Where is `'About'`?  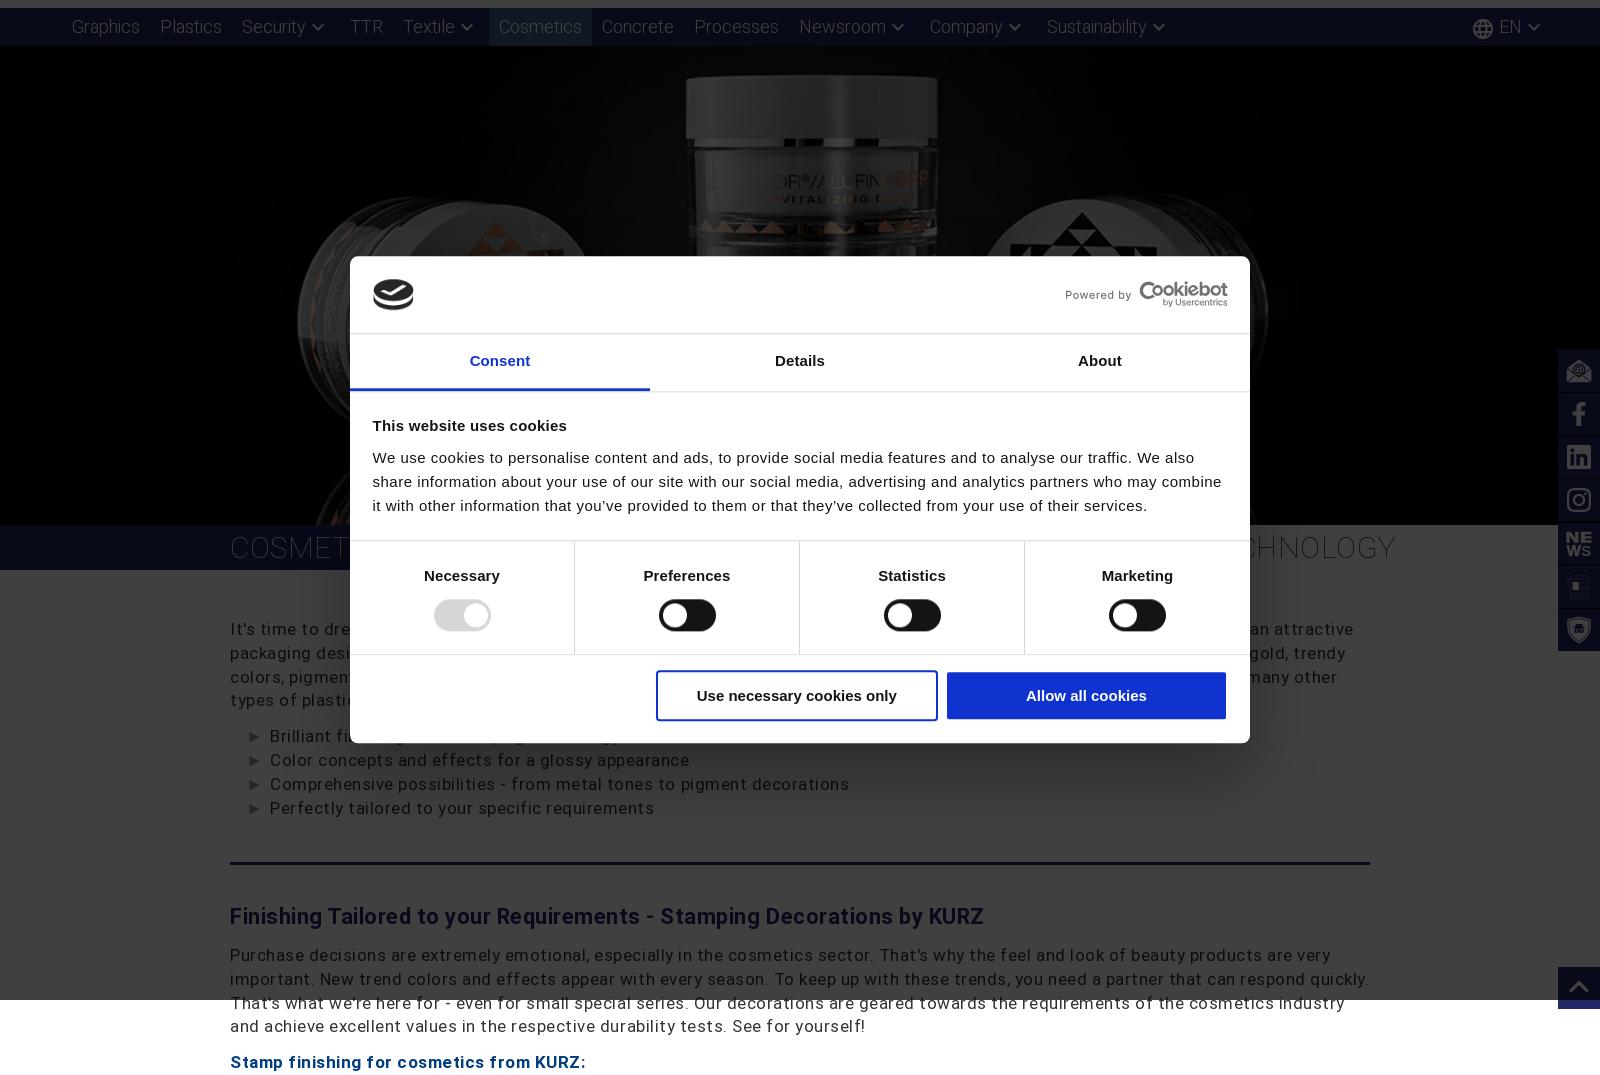 'About' is located at coordinates (1099, 360).